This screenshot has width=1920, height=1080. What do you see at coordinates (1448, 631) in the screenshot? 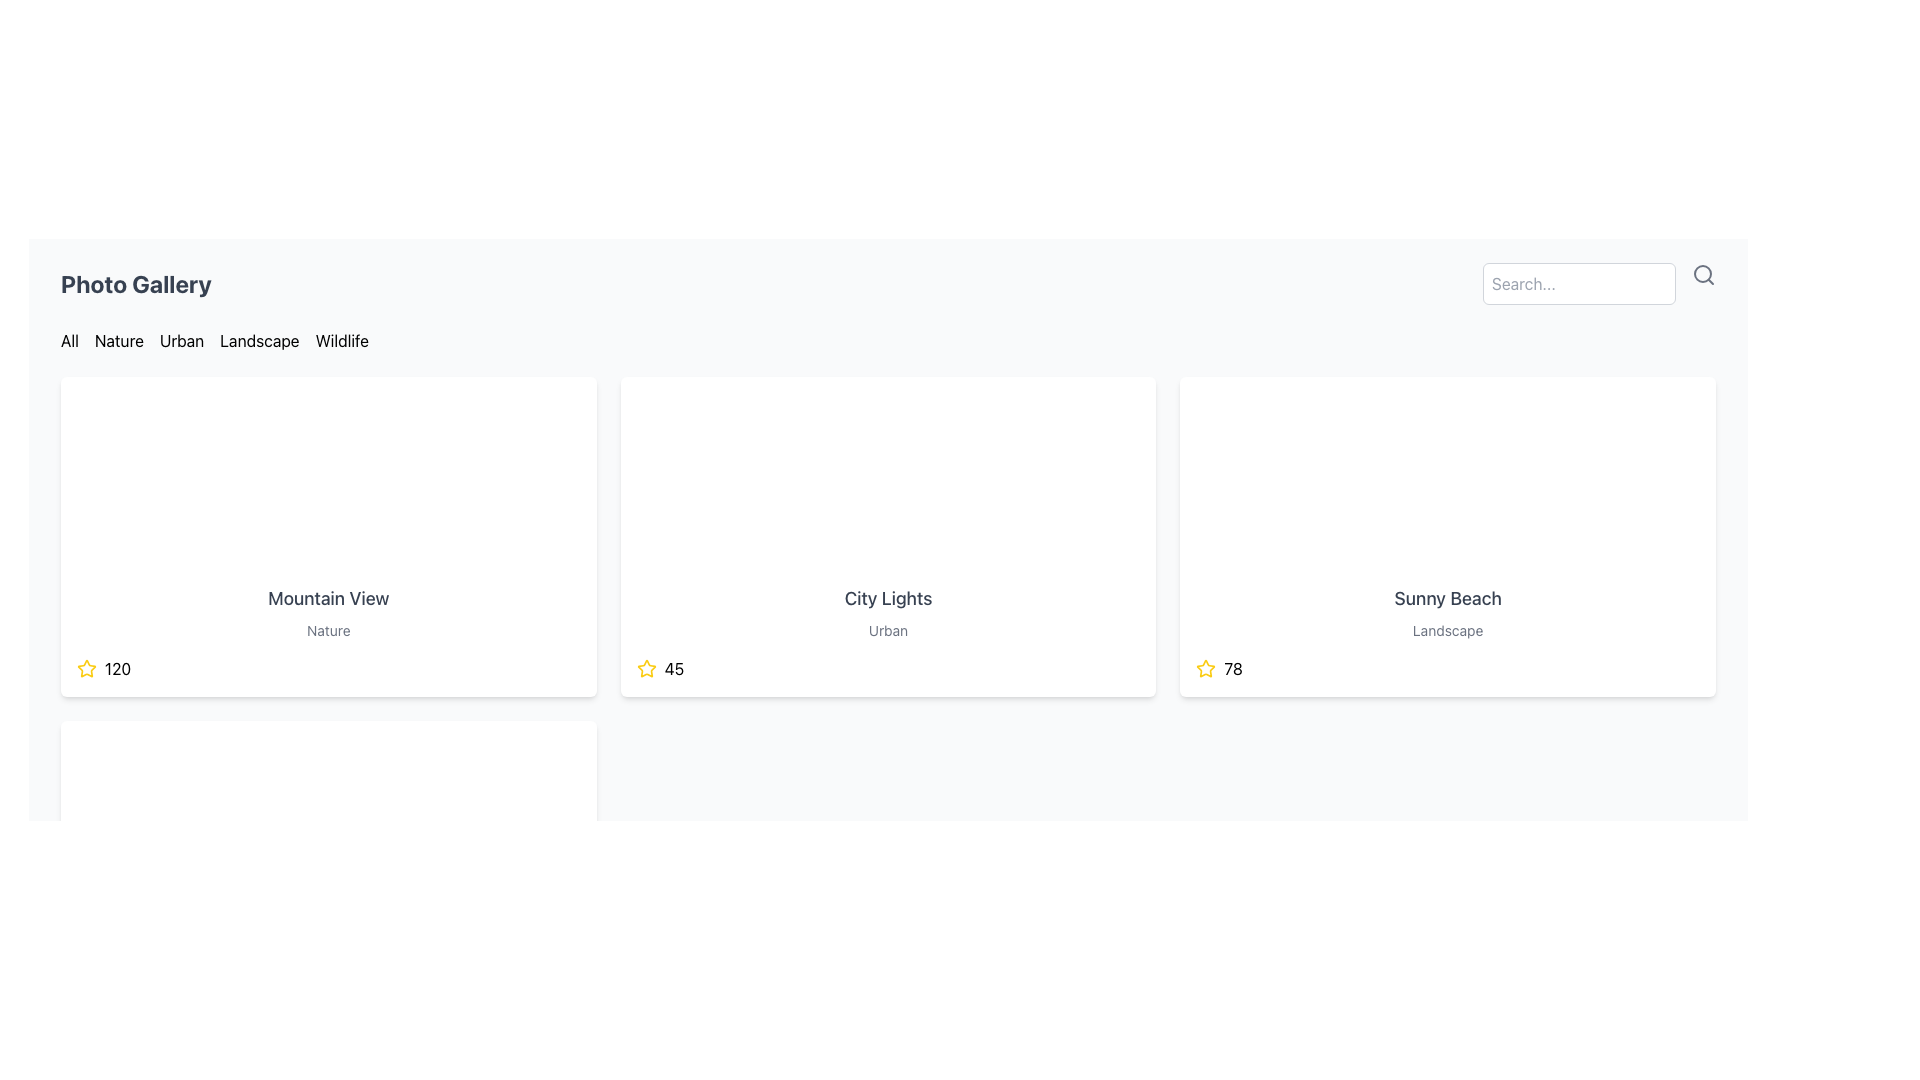
I see `the text label displaying 'Landscape', which is positioned below the title 'Sunny Beach' and above the rating of '78' with a star icon in the rightmost content card` at bounding box center [1448, 631].